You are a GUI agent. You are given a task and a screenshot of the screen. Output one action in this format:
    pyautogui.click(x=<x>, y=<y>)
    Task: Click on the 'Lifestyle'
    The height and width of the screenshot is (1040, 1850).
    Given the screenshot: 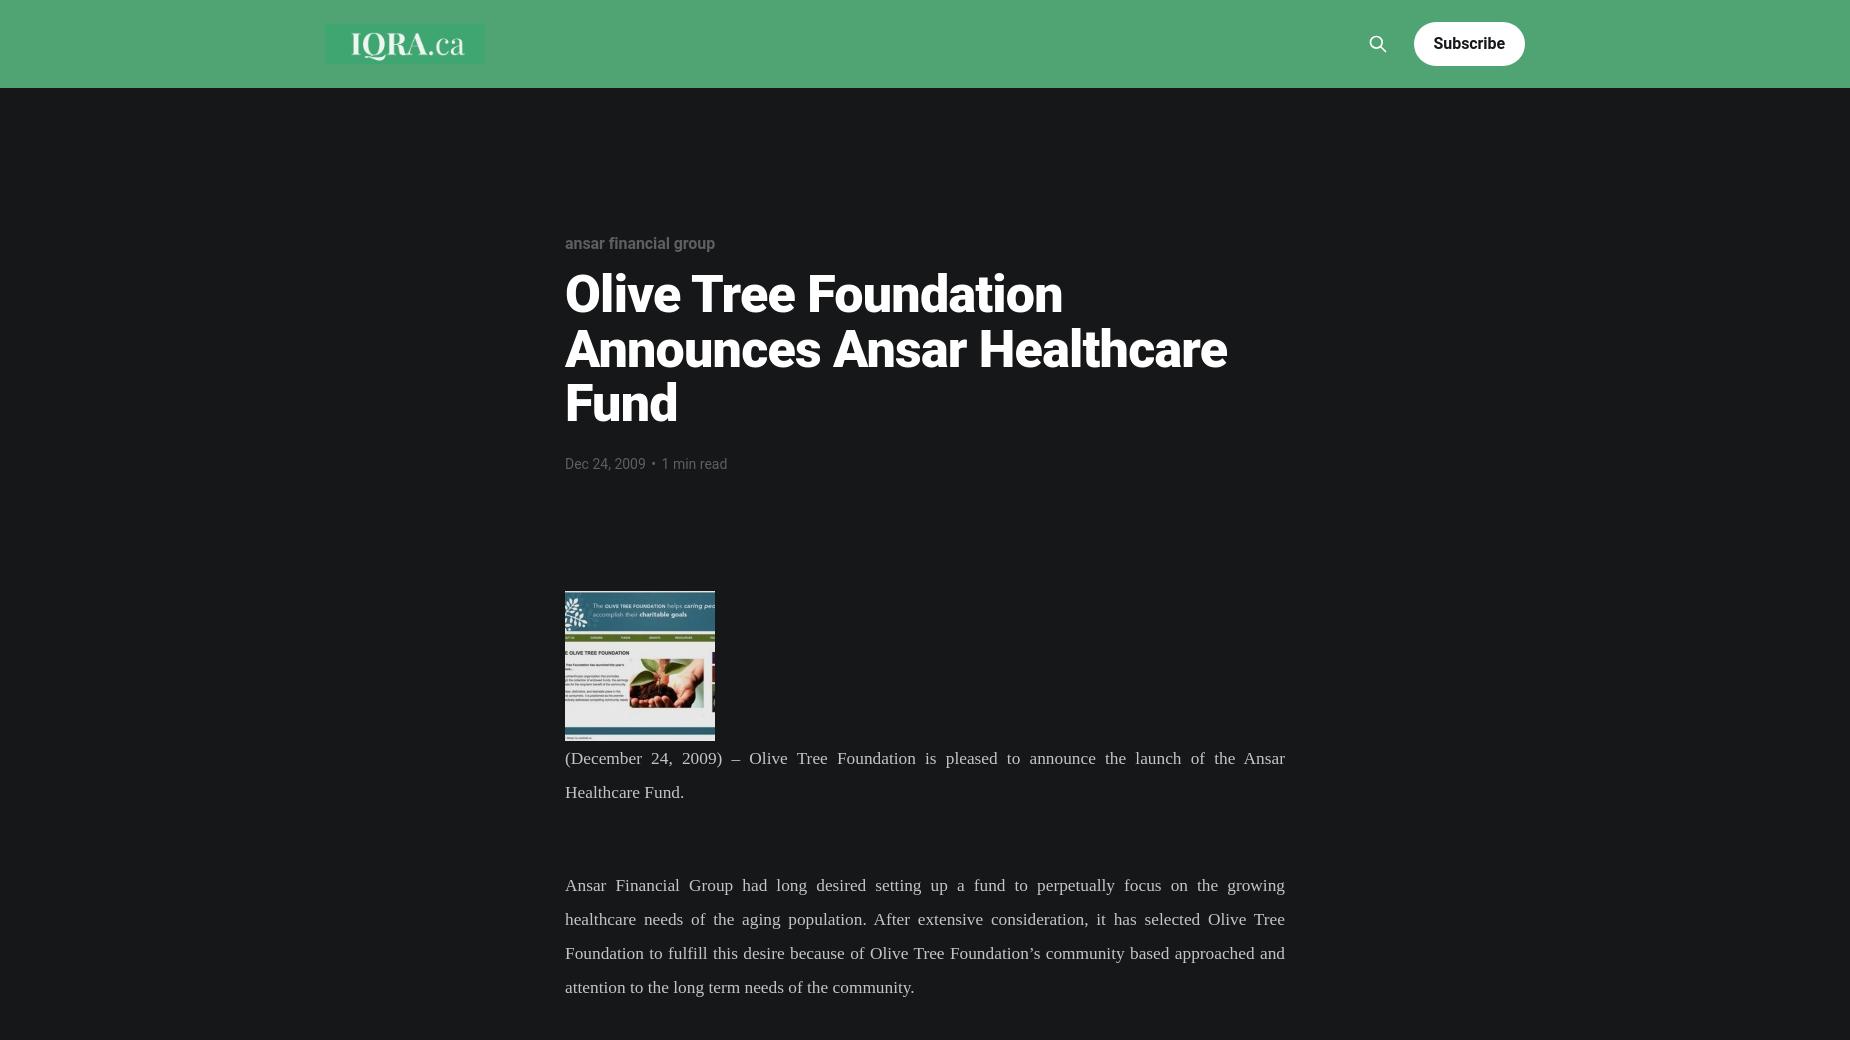 What is the action you would take?
    pyautogui.click(x=905, y=13)
    